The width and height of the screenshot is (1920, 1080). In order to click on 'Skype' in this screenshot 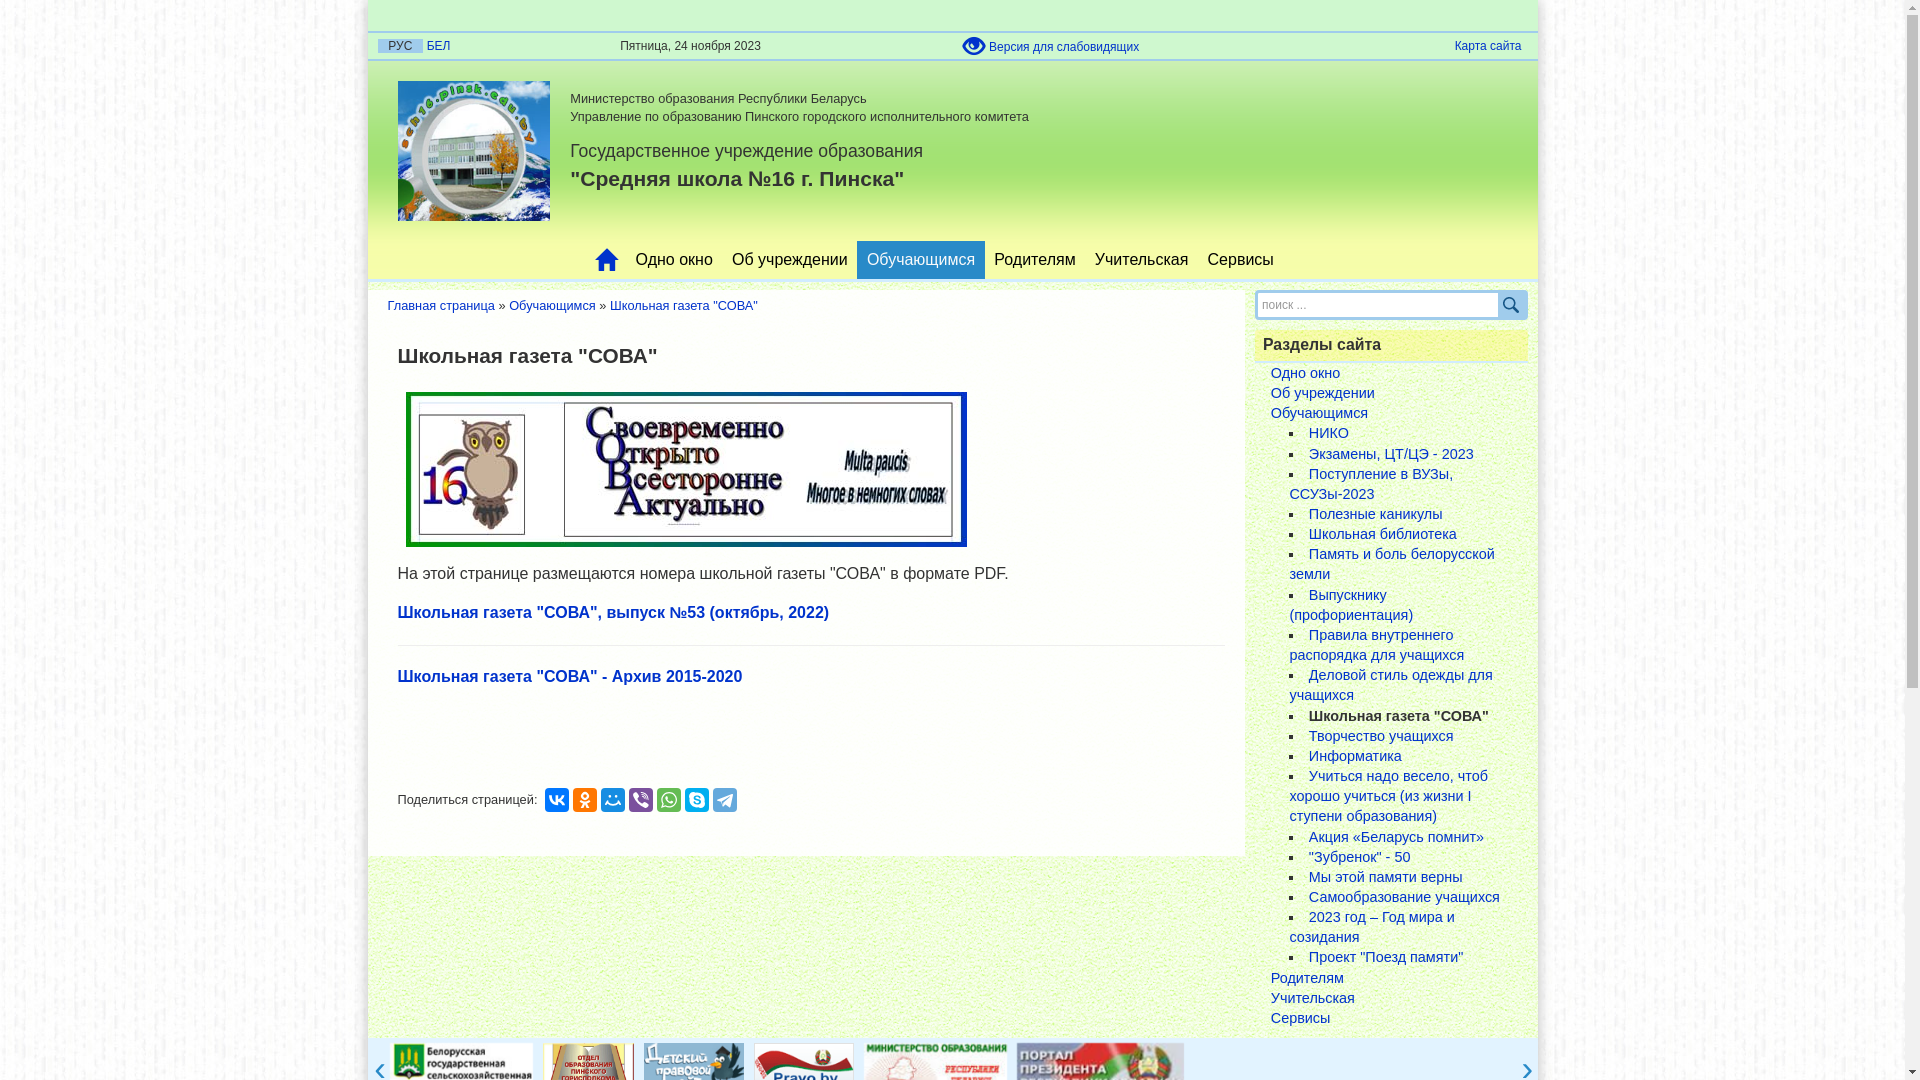, I will do `click(685, 798)`.